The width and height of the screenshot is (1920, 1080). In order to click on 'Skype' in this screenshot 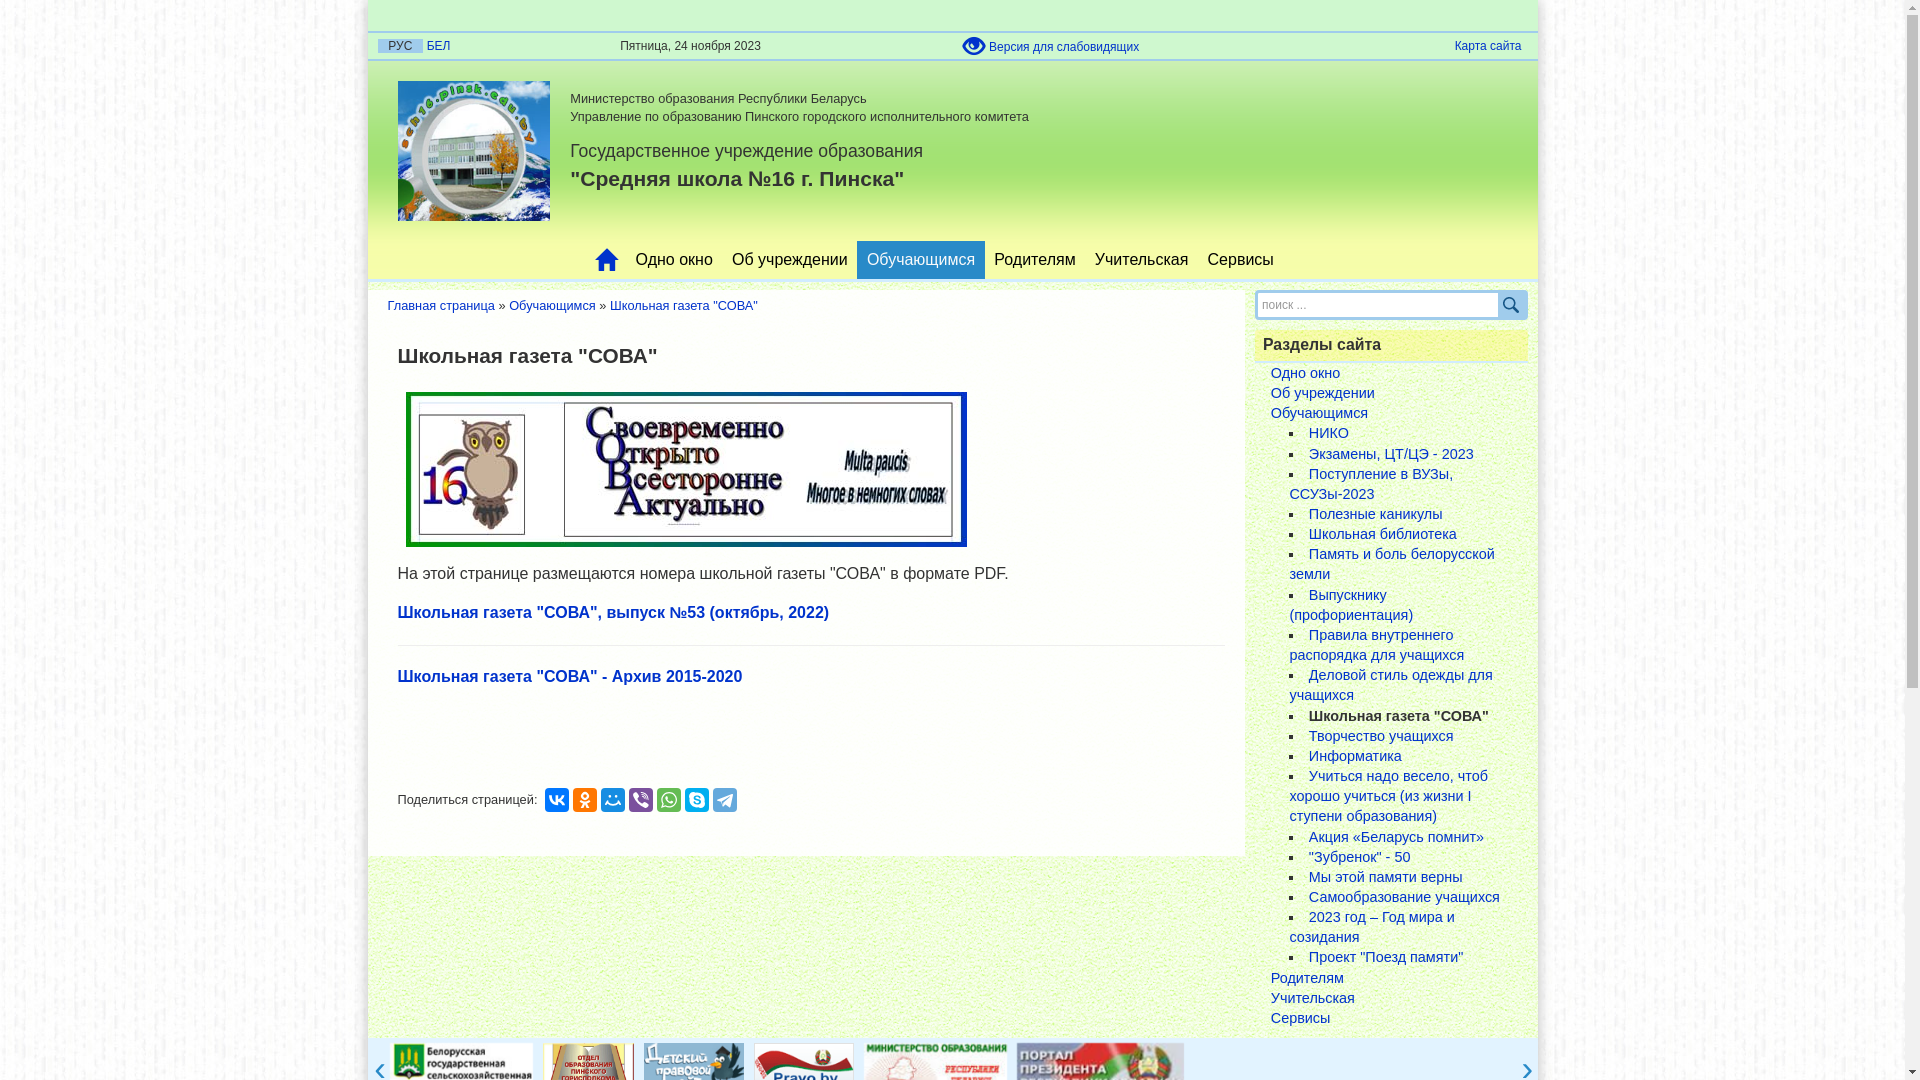, I will do `click(685, 798)`.